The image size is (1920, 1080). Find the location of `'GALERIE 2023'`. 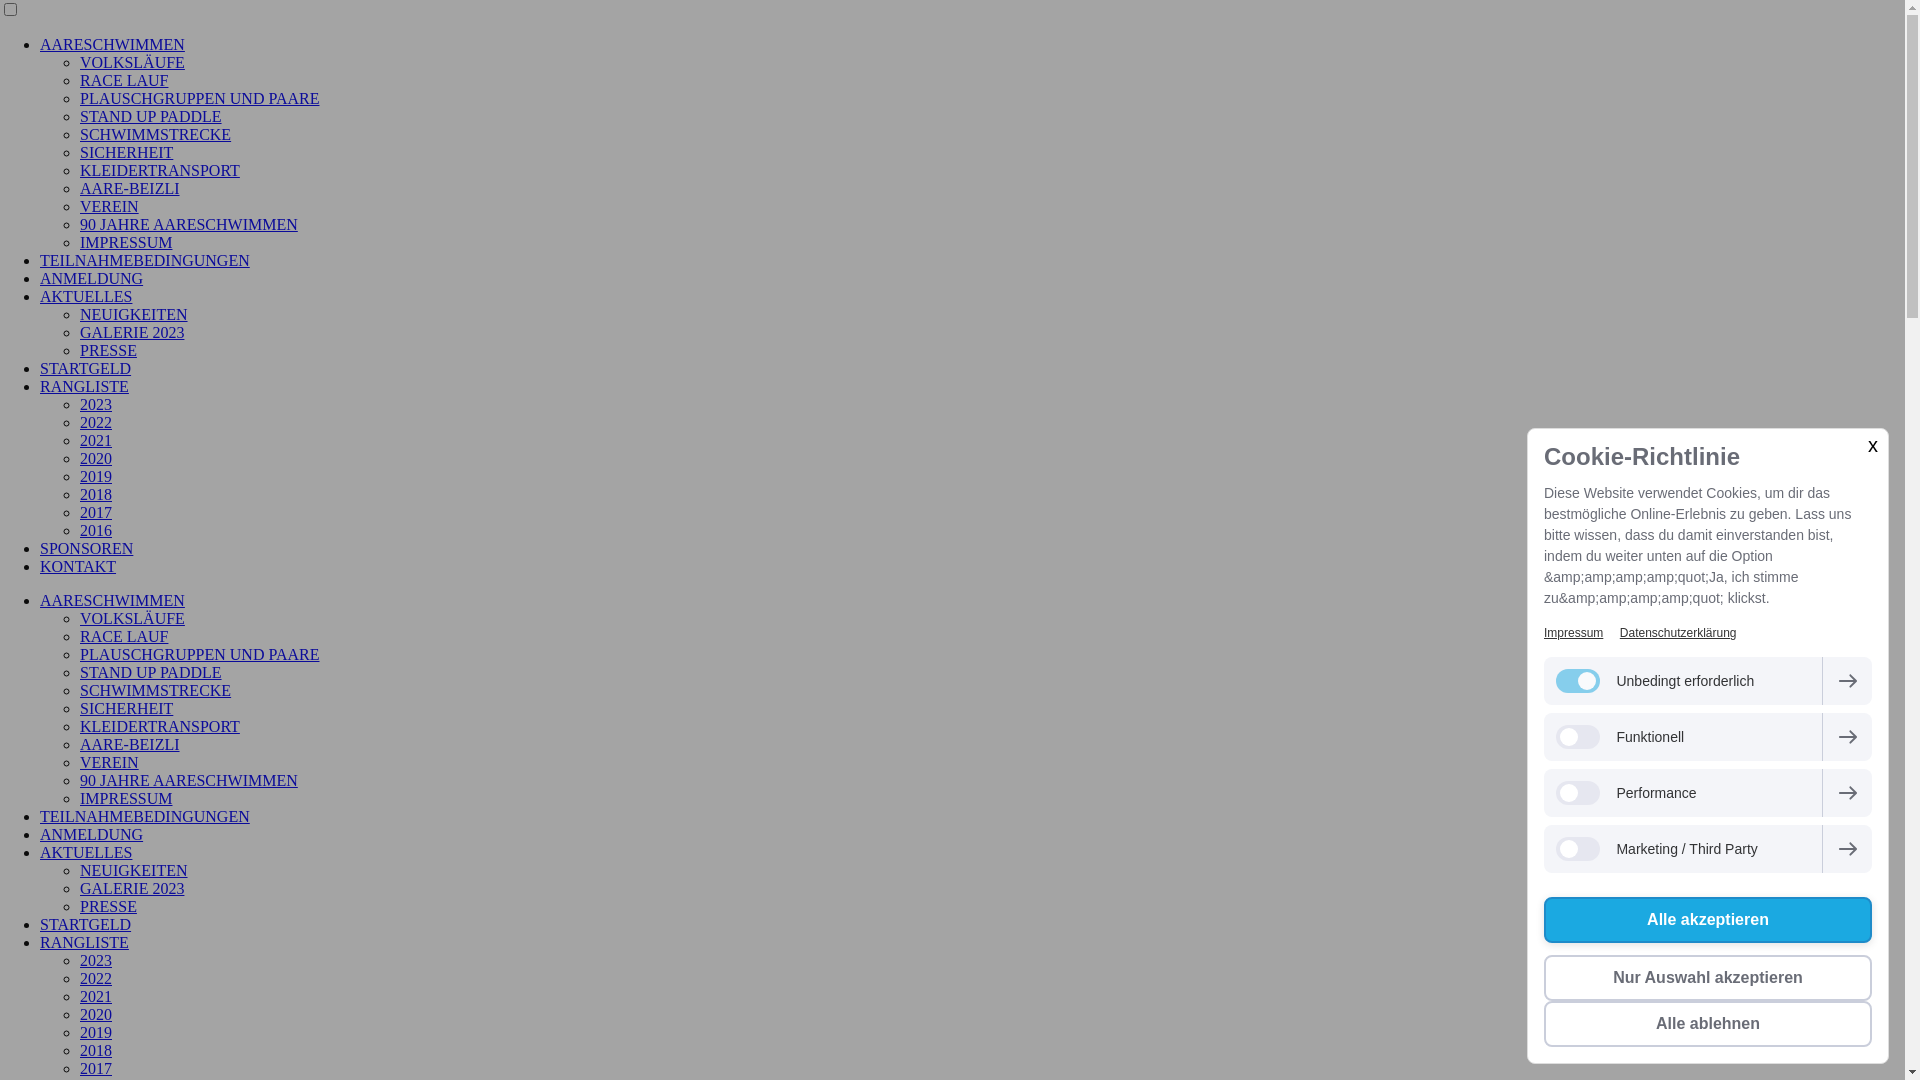

'GALERIE 2023' is located at coordinates (80, 887).